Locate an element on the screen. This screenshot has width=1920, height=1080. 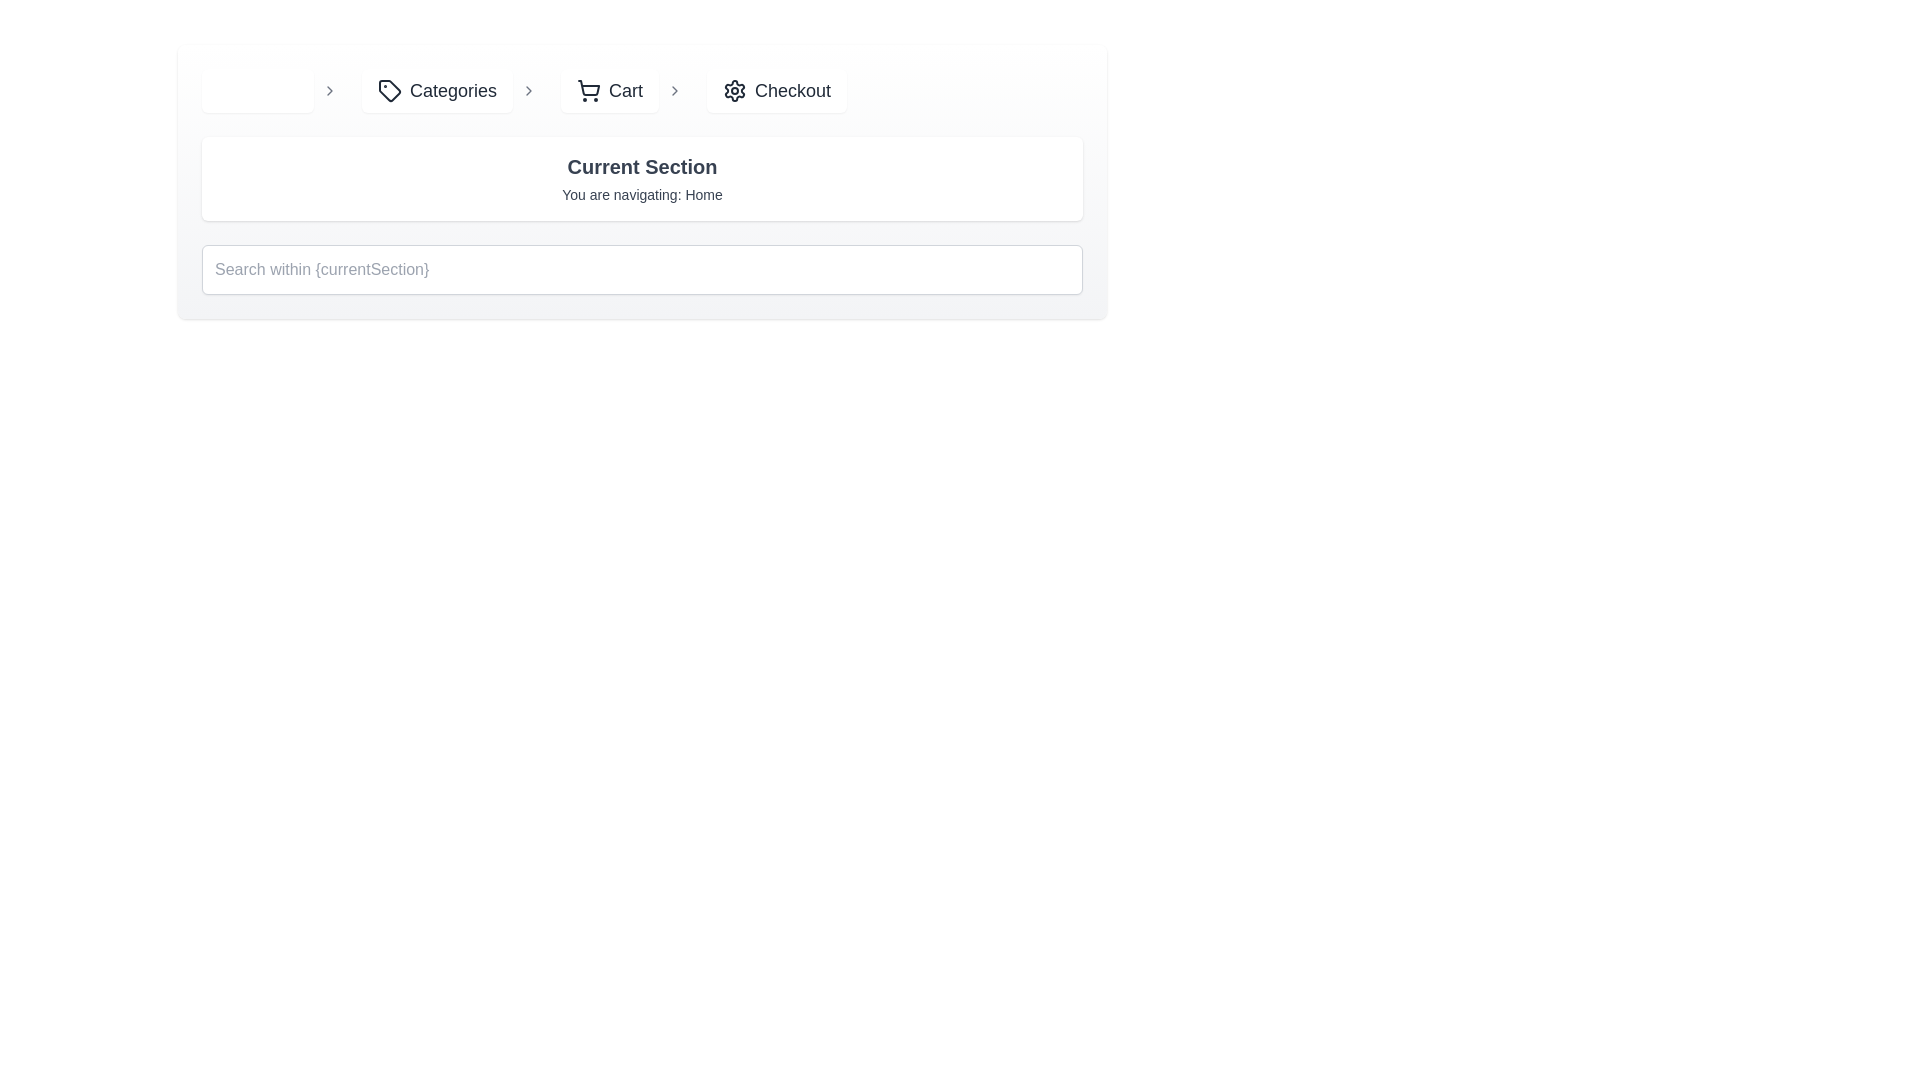
the 'Categories' navigation button, which is the first interactive button in the horizontal navigation bar, positioned left of 'Cart' and after a leftward-facing arrow is located at coordinates (436, 91).